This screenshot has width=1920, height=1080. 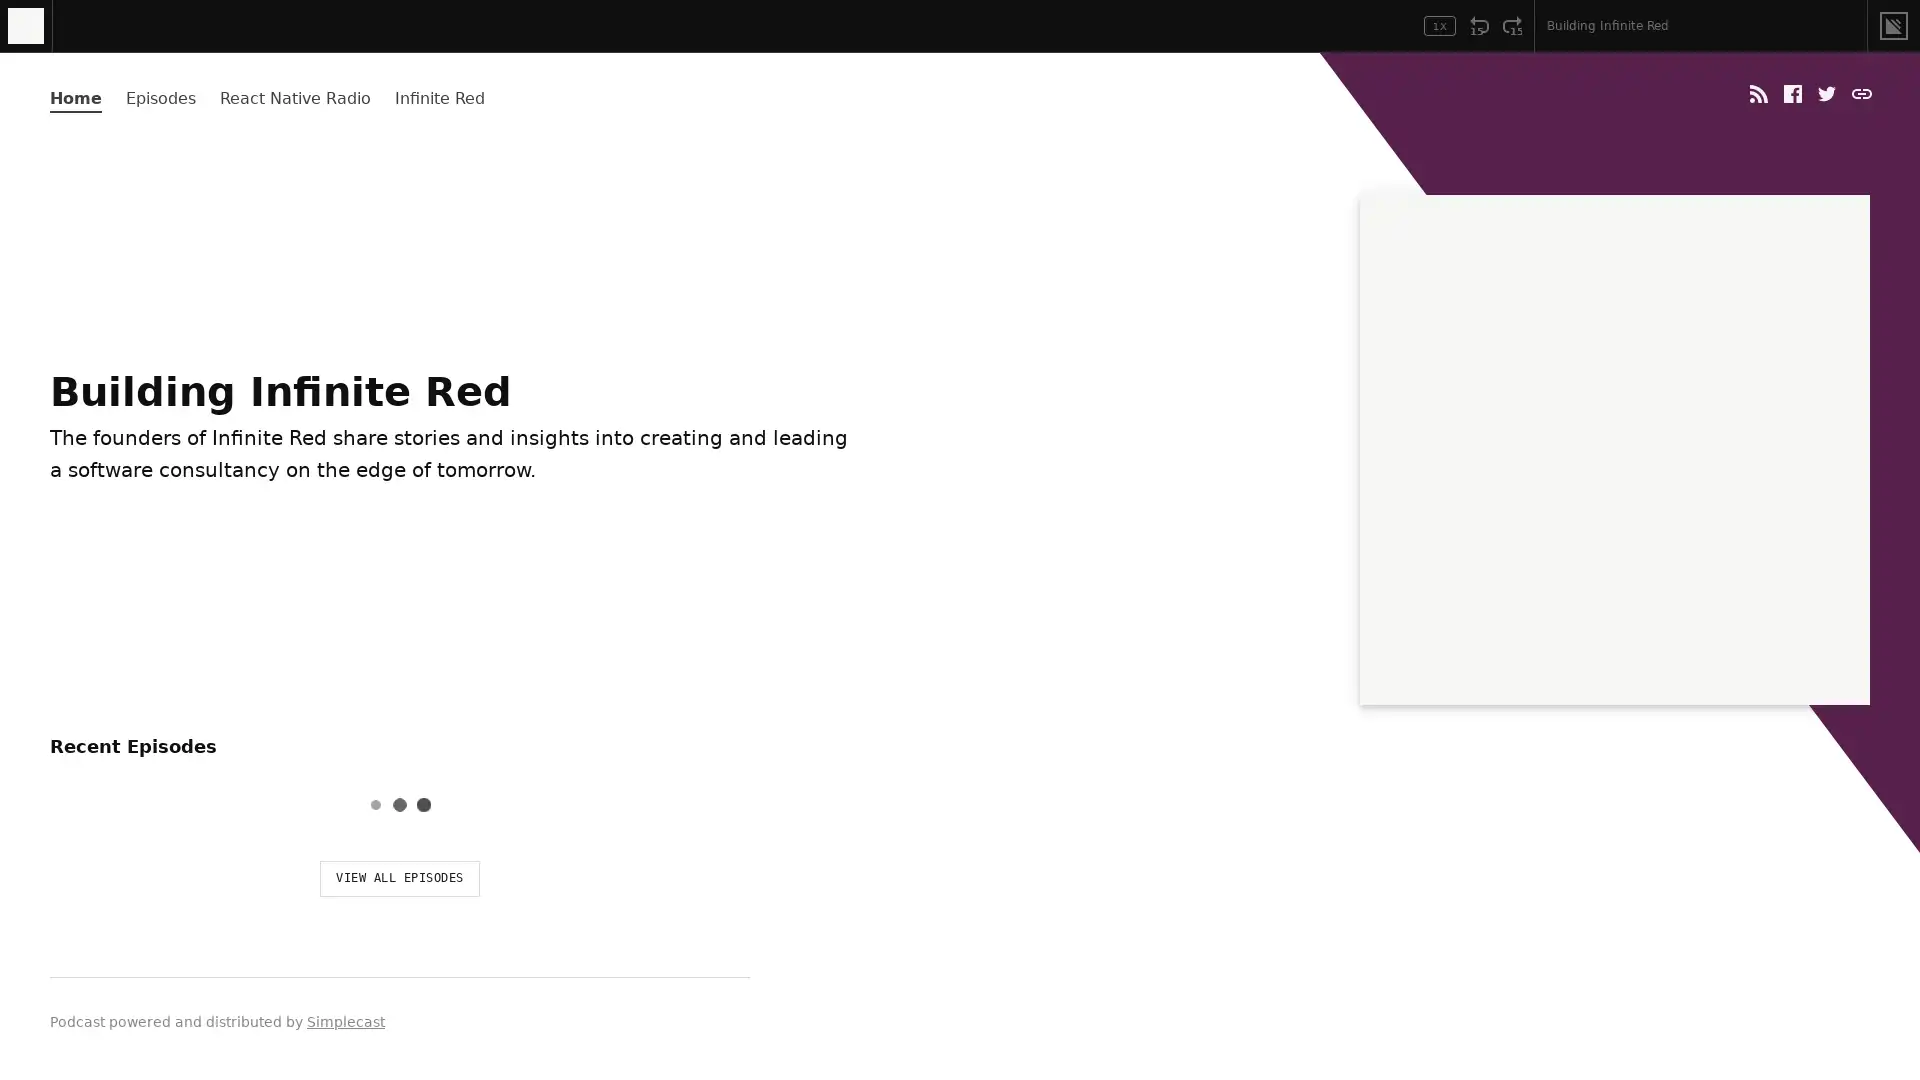 What do you see at coordinates (73, 1019) in the screenshot?
I see `Play` at bounding box center [73, 1019].